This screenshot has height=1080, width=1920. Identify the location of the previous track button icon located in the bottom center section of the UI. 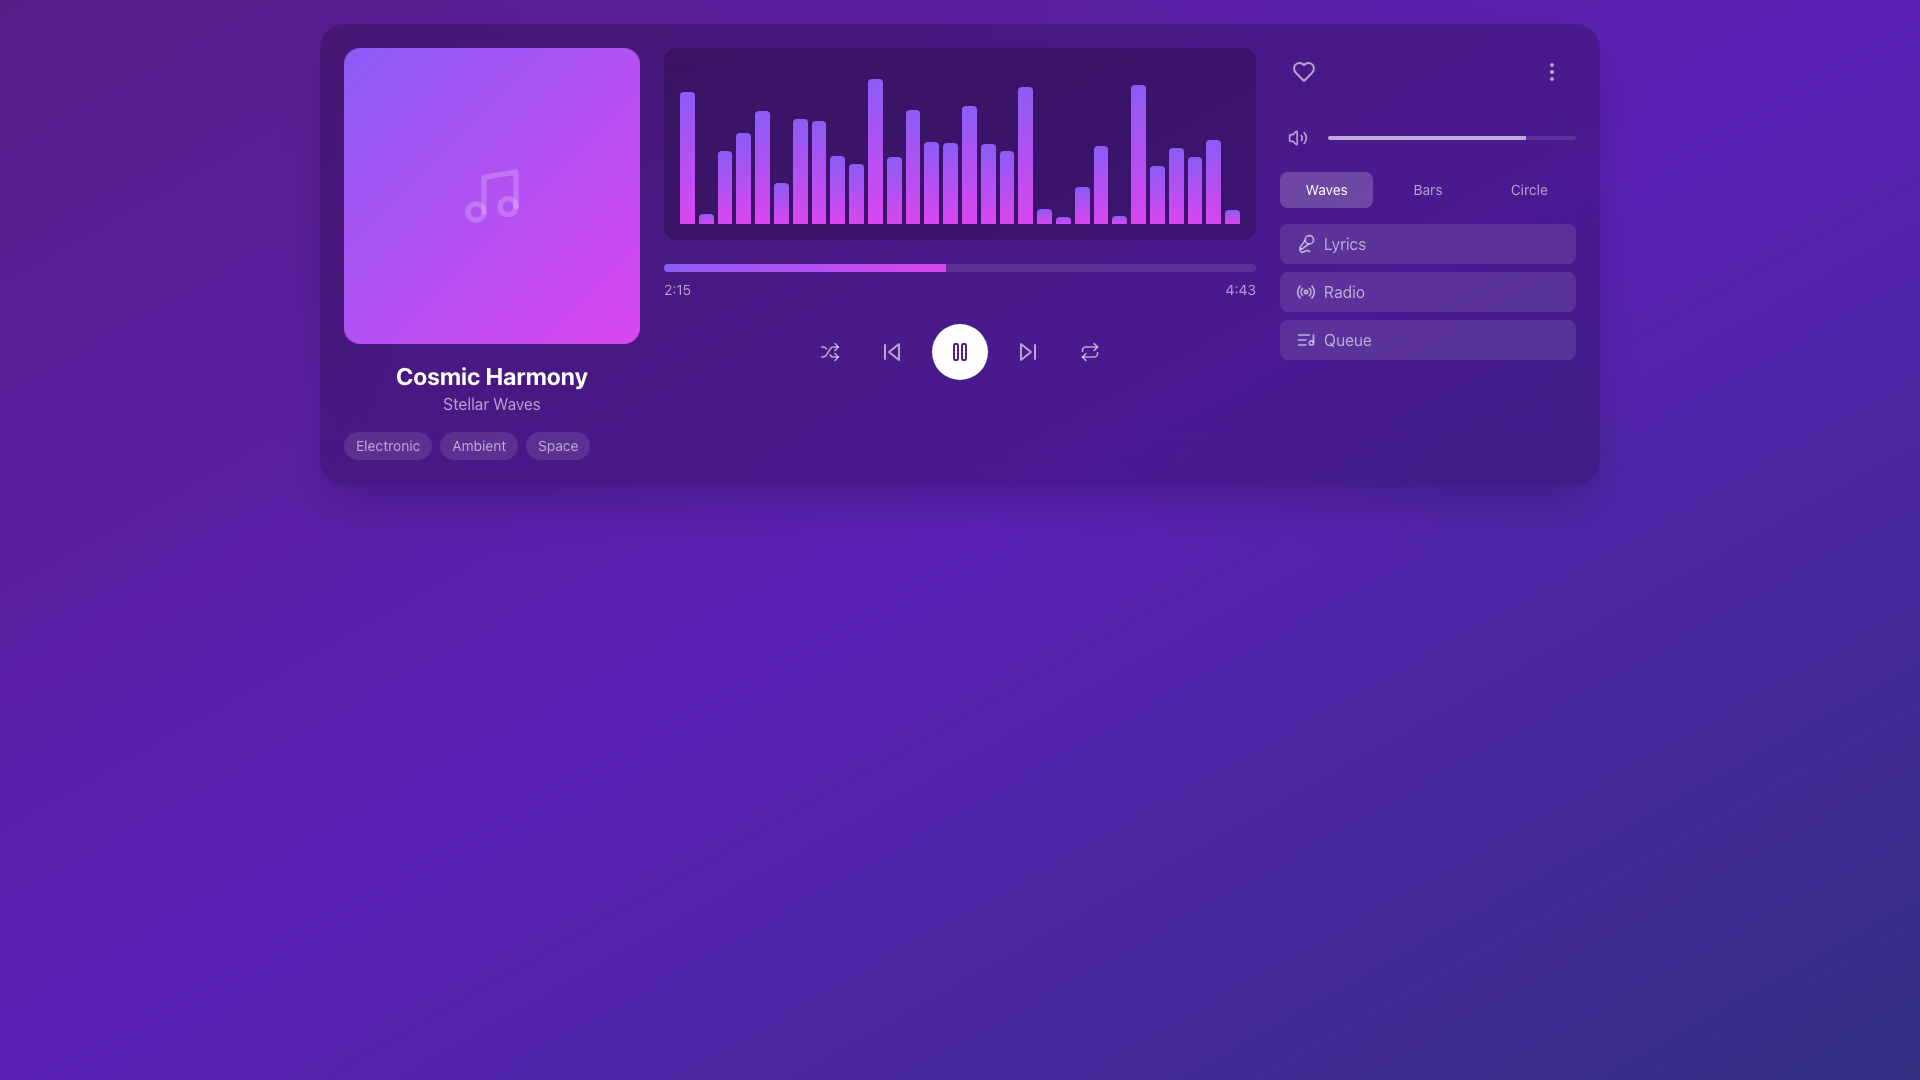
(891, 350).